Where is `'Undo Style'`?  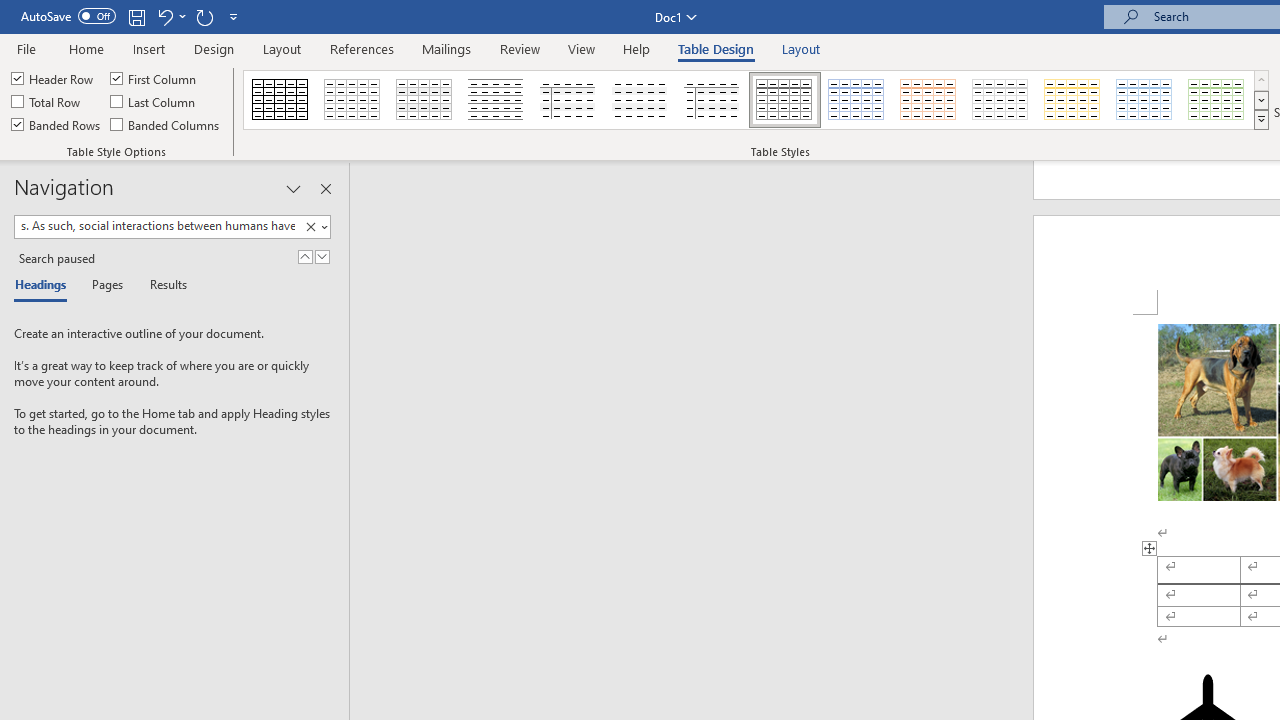 'Undo Style' is located at coordinates (164, 16).